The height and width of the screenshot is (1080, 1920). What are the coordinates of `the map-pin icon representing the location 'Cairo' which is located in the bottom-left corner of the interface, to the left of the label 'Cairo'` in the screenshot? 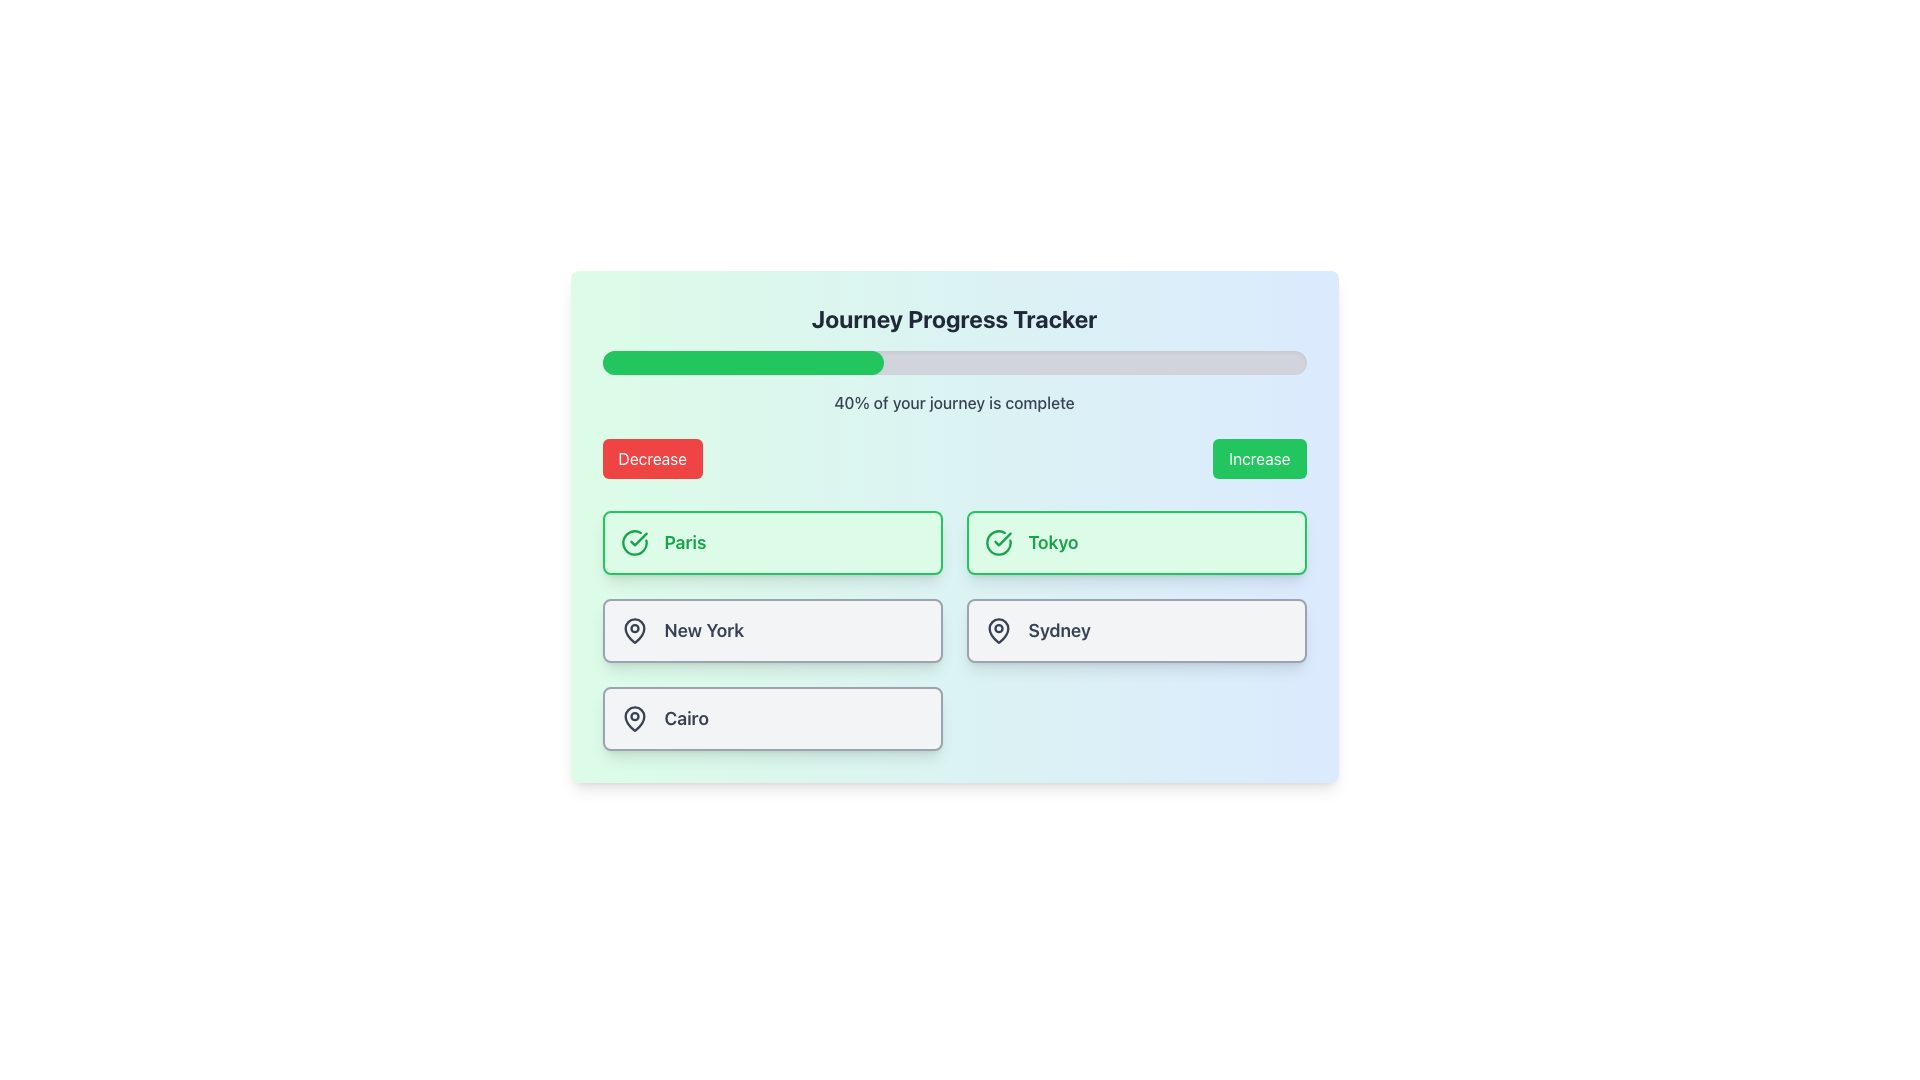 It's located at (633, 717).